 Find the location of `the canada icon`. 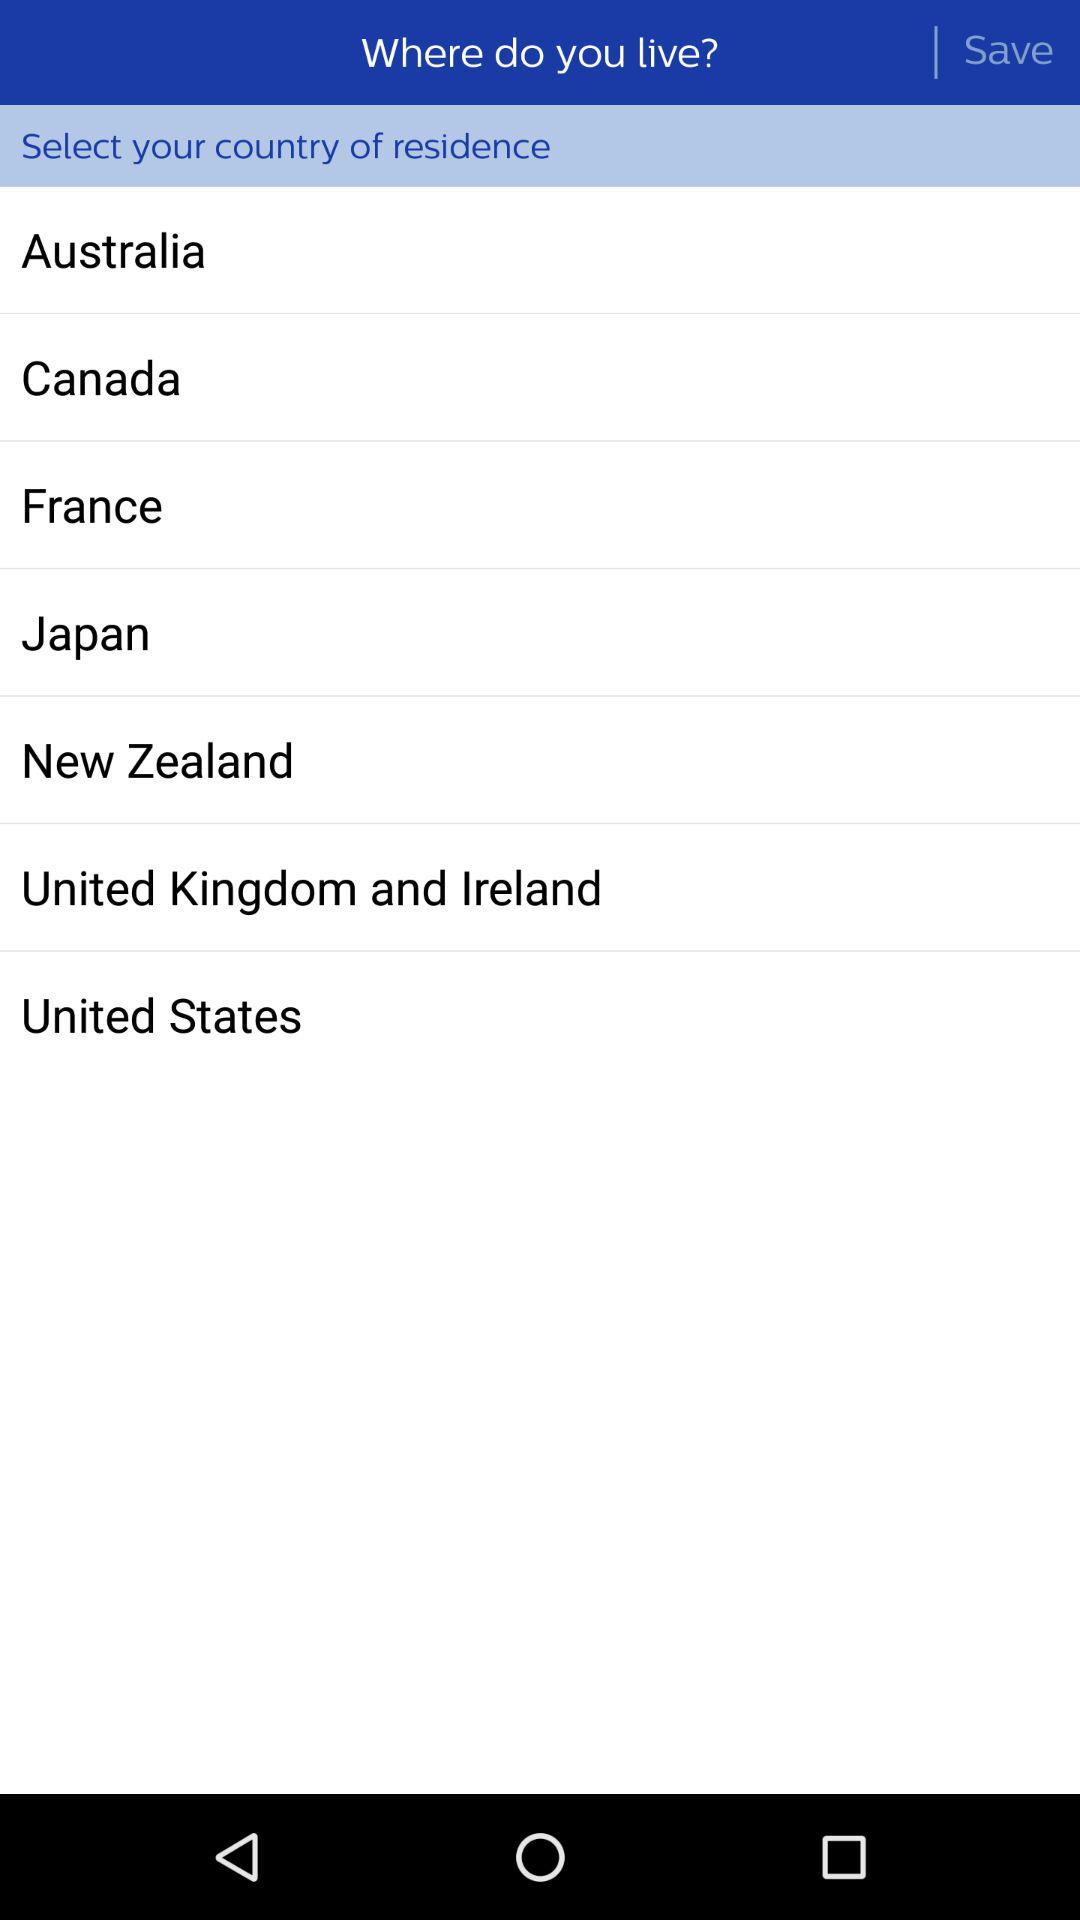

the canada icon is located at coordinates (540, 377).